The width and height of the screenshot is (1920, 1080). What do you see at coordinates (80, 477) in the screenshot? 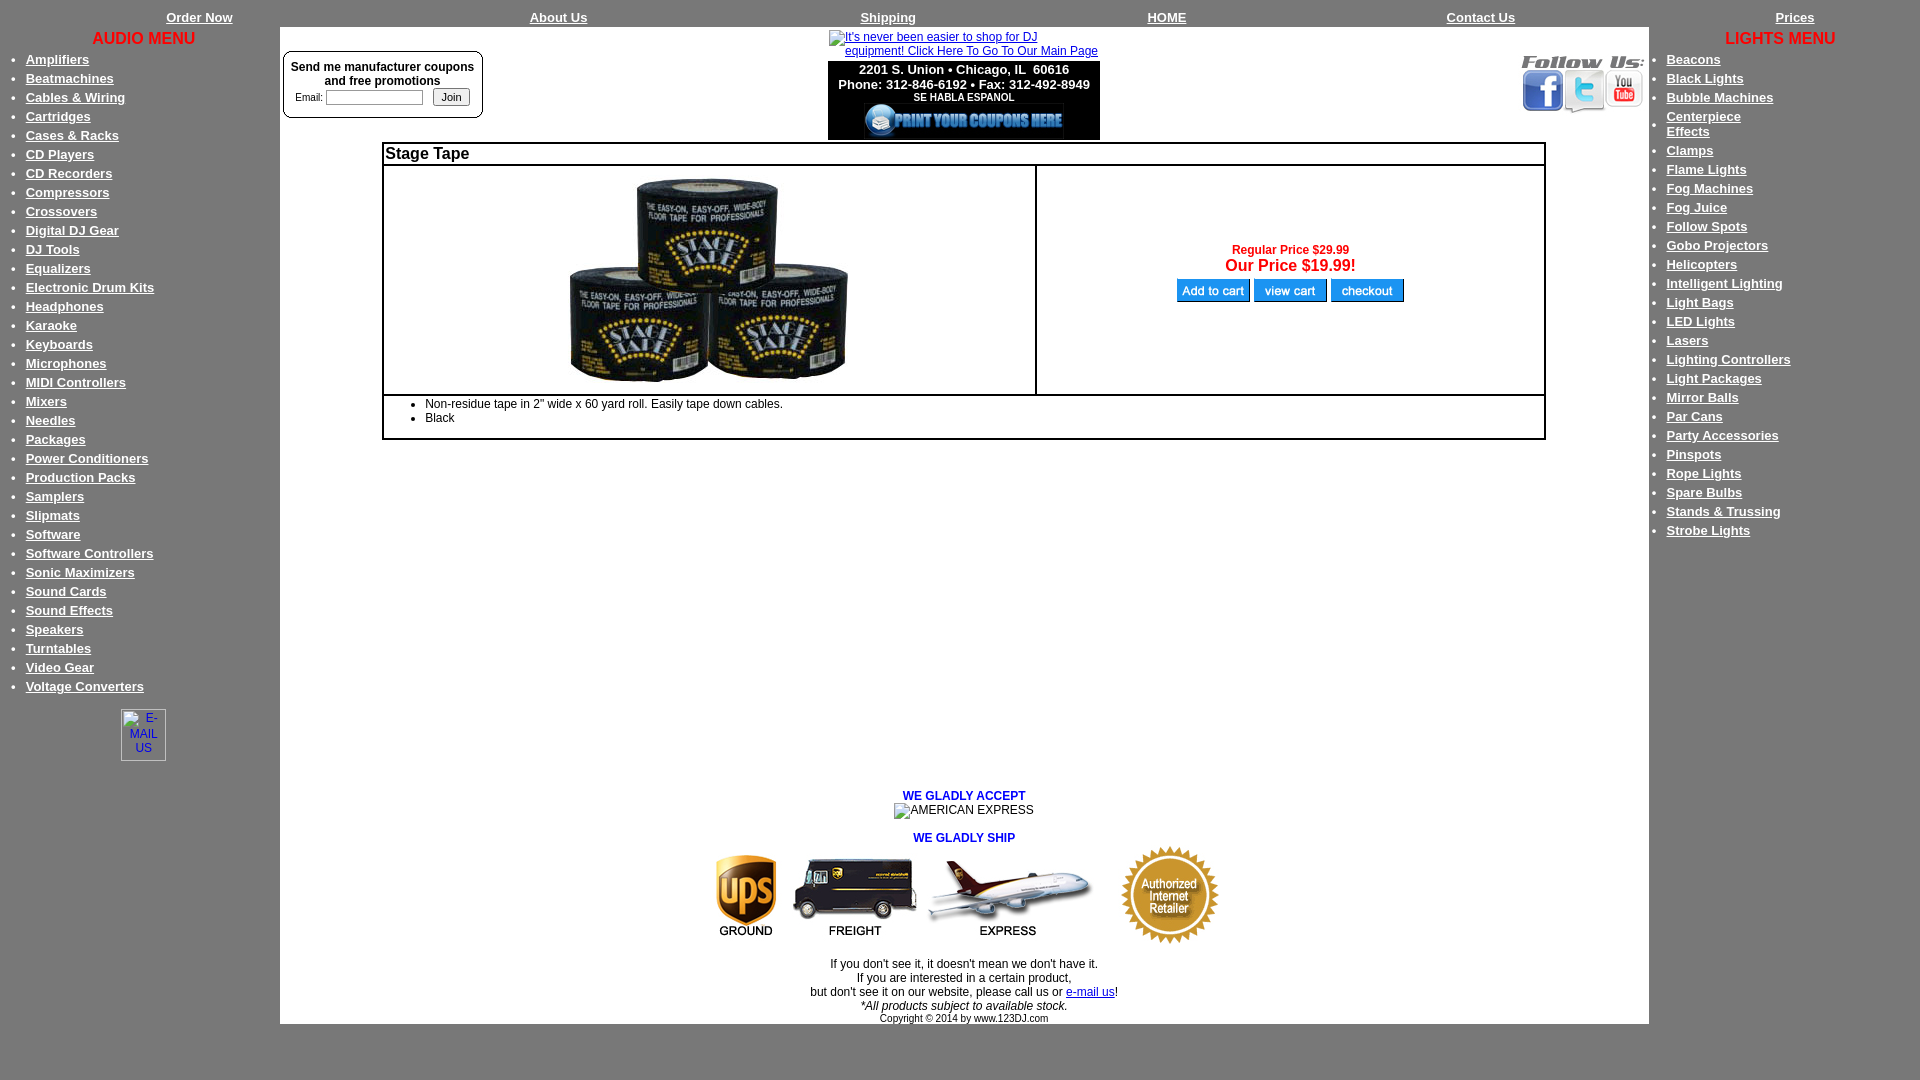
I see `'Production Packs'` at bounding box center [80, 477].